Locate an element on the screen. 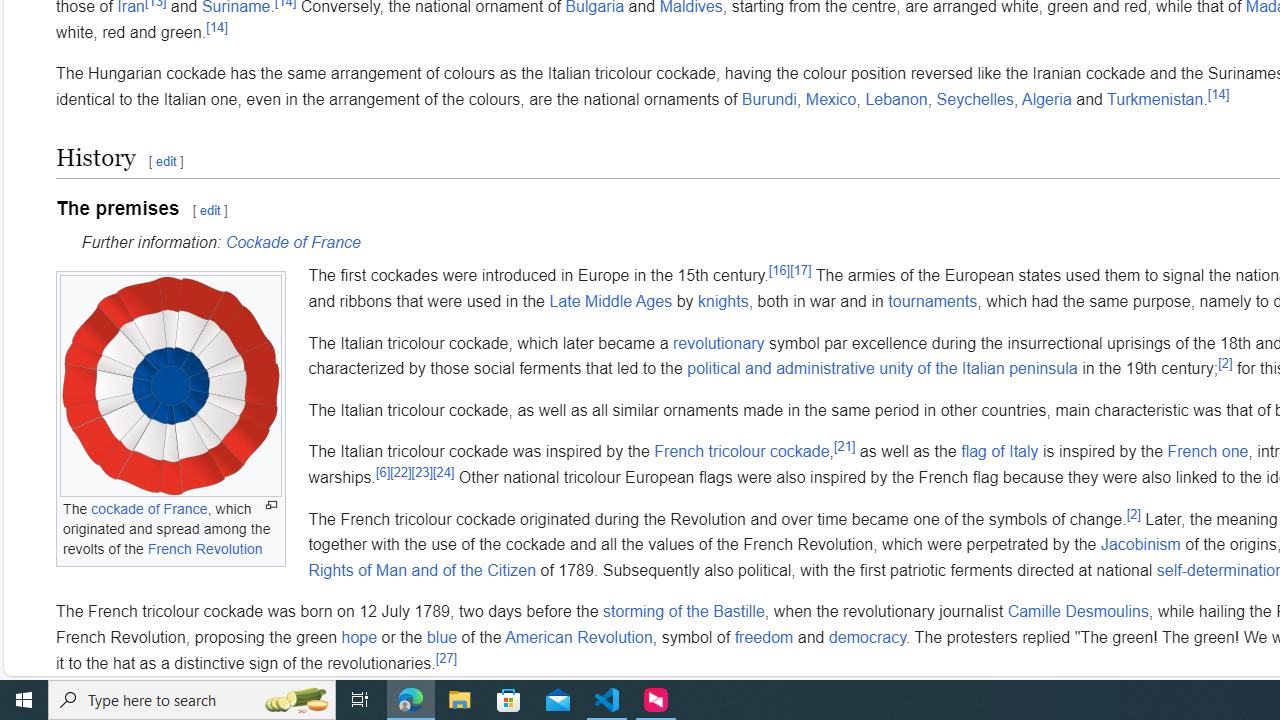  'blue' is located at coordinates (441, 636).